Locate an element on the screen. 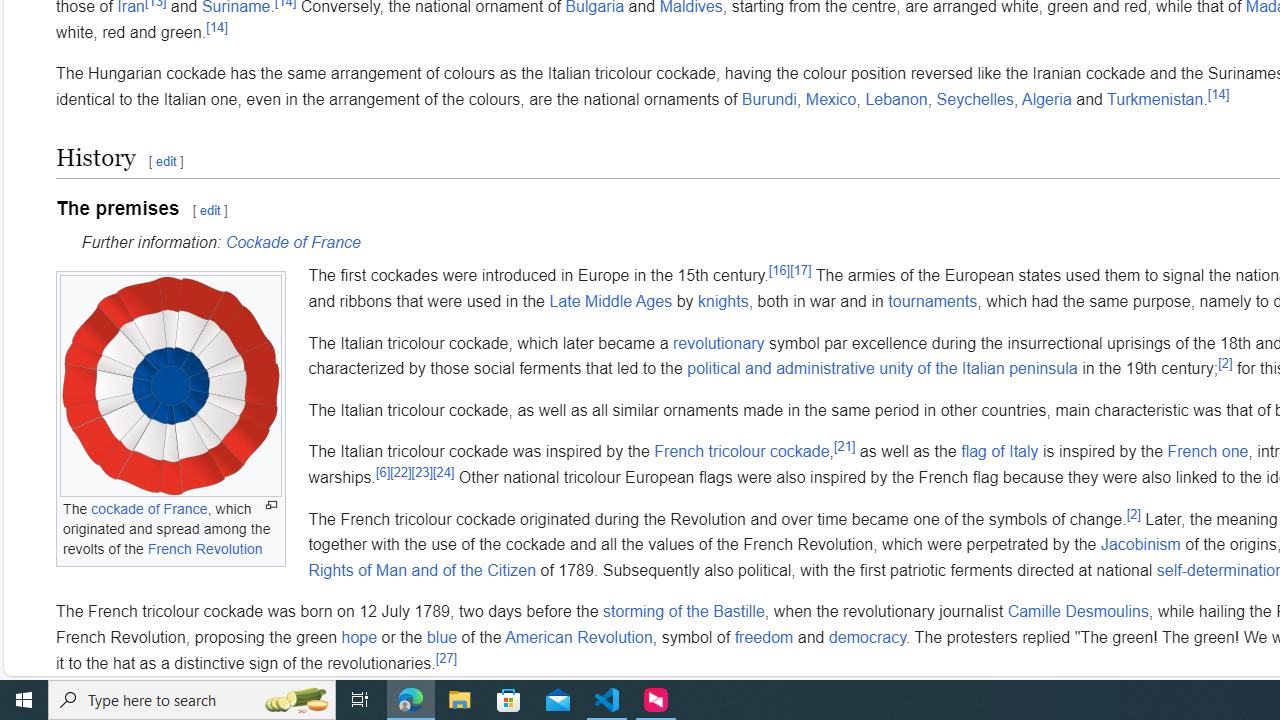  'blue' is located at coordinates (441, 636).